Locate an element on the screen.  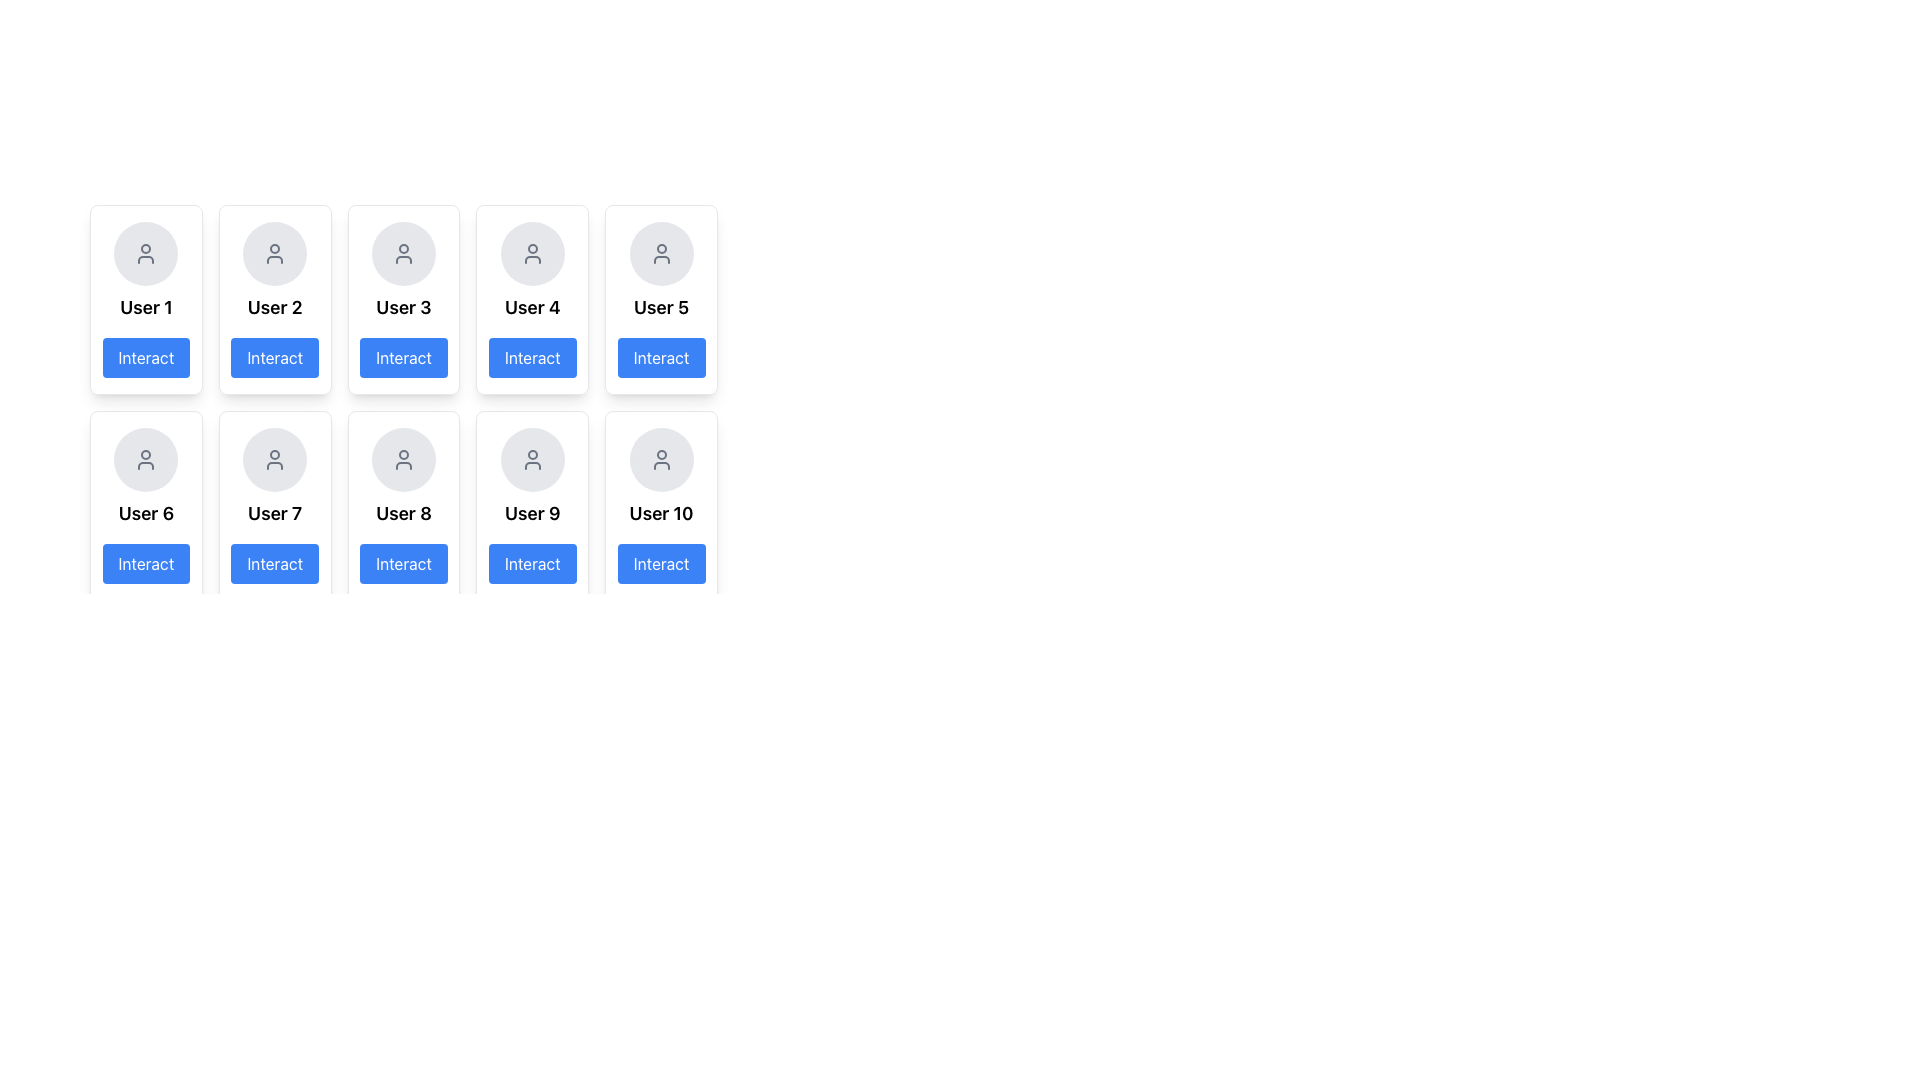
the Text label that identifies the user card in the second row and first column of the grid layout, positioned above the 'Interact' button is located at coordinates (145, 512).